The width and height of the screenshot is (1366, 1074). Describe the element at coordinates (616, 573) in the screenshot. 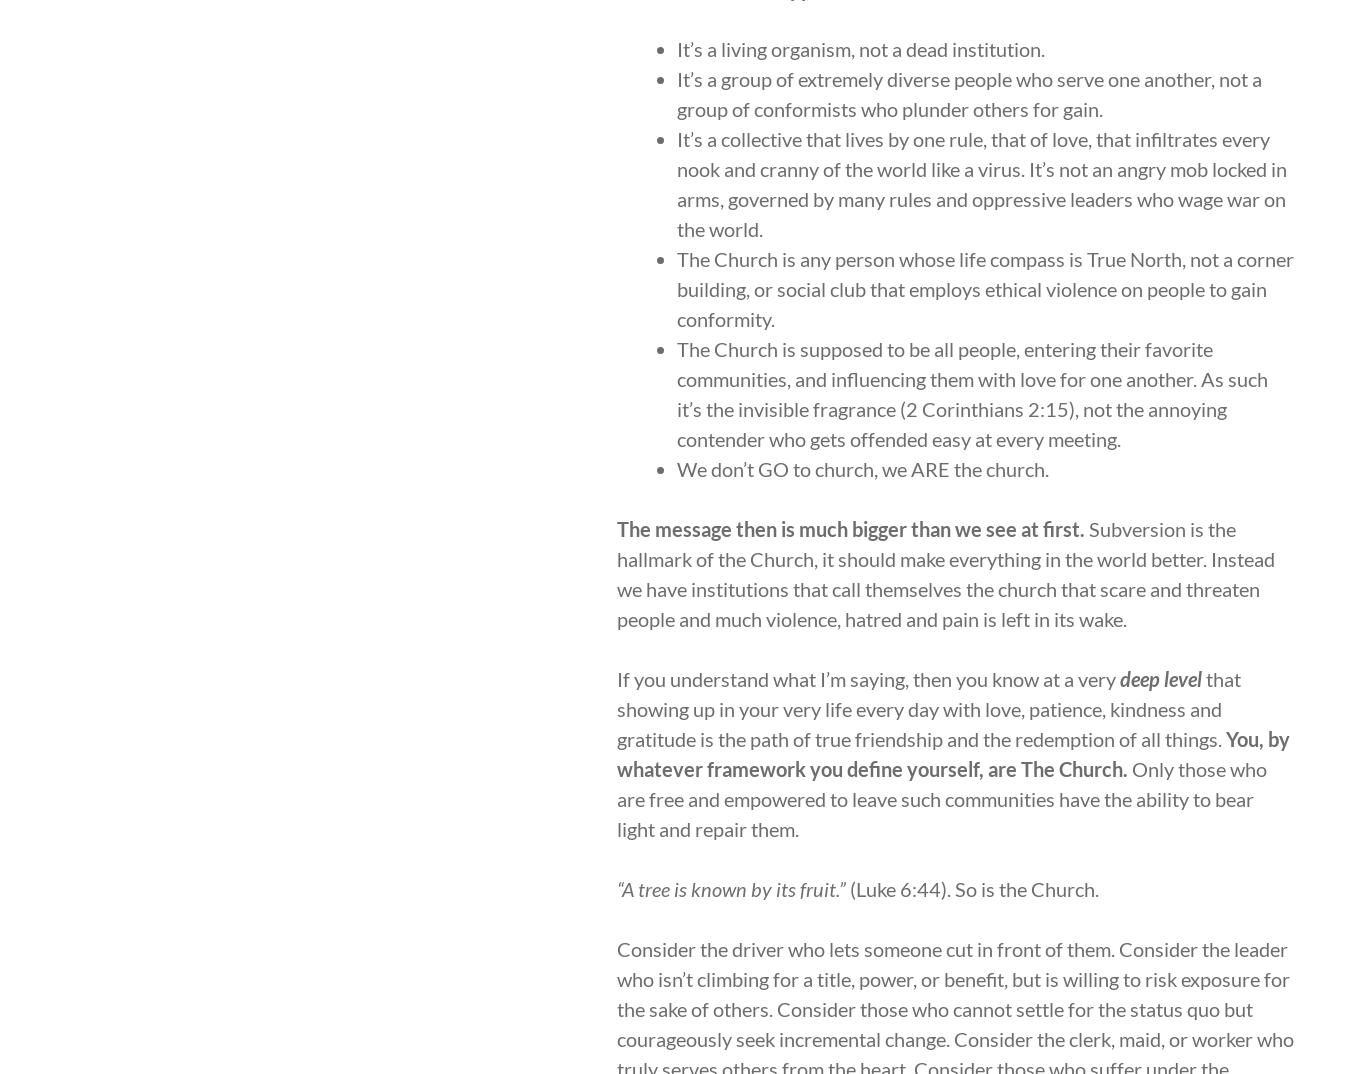

I see `'Subversion is the hallmark of the Church, it should make everything in the world better. Instead we have institutions that call themselves the church that scare and threaten people and much violence, hatred and pain is left in its wake.'` at that location.